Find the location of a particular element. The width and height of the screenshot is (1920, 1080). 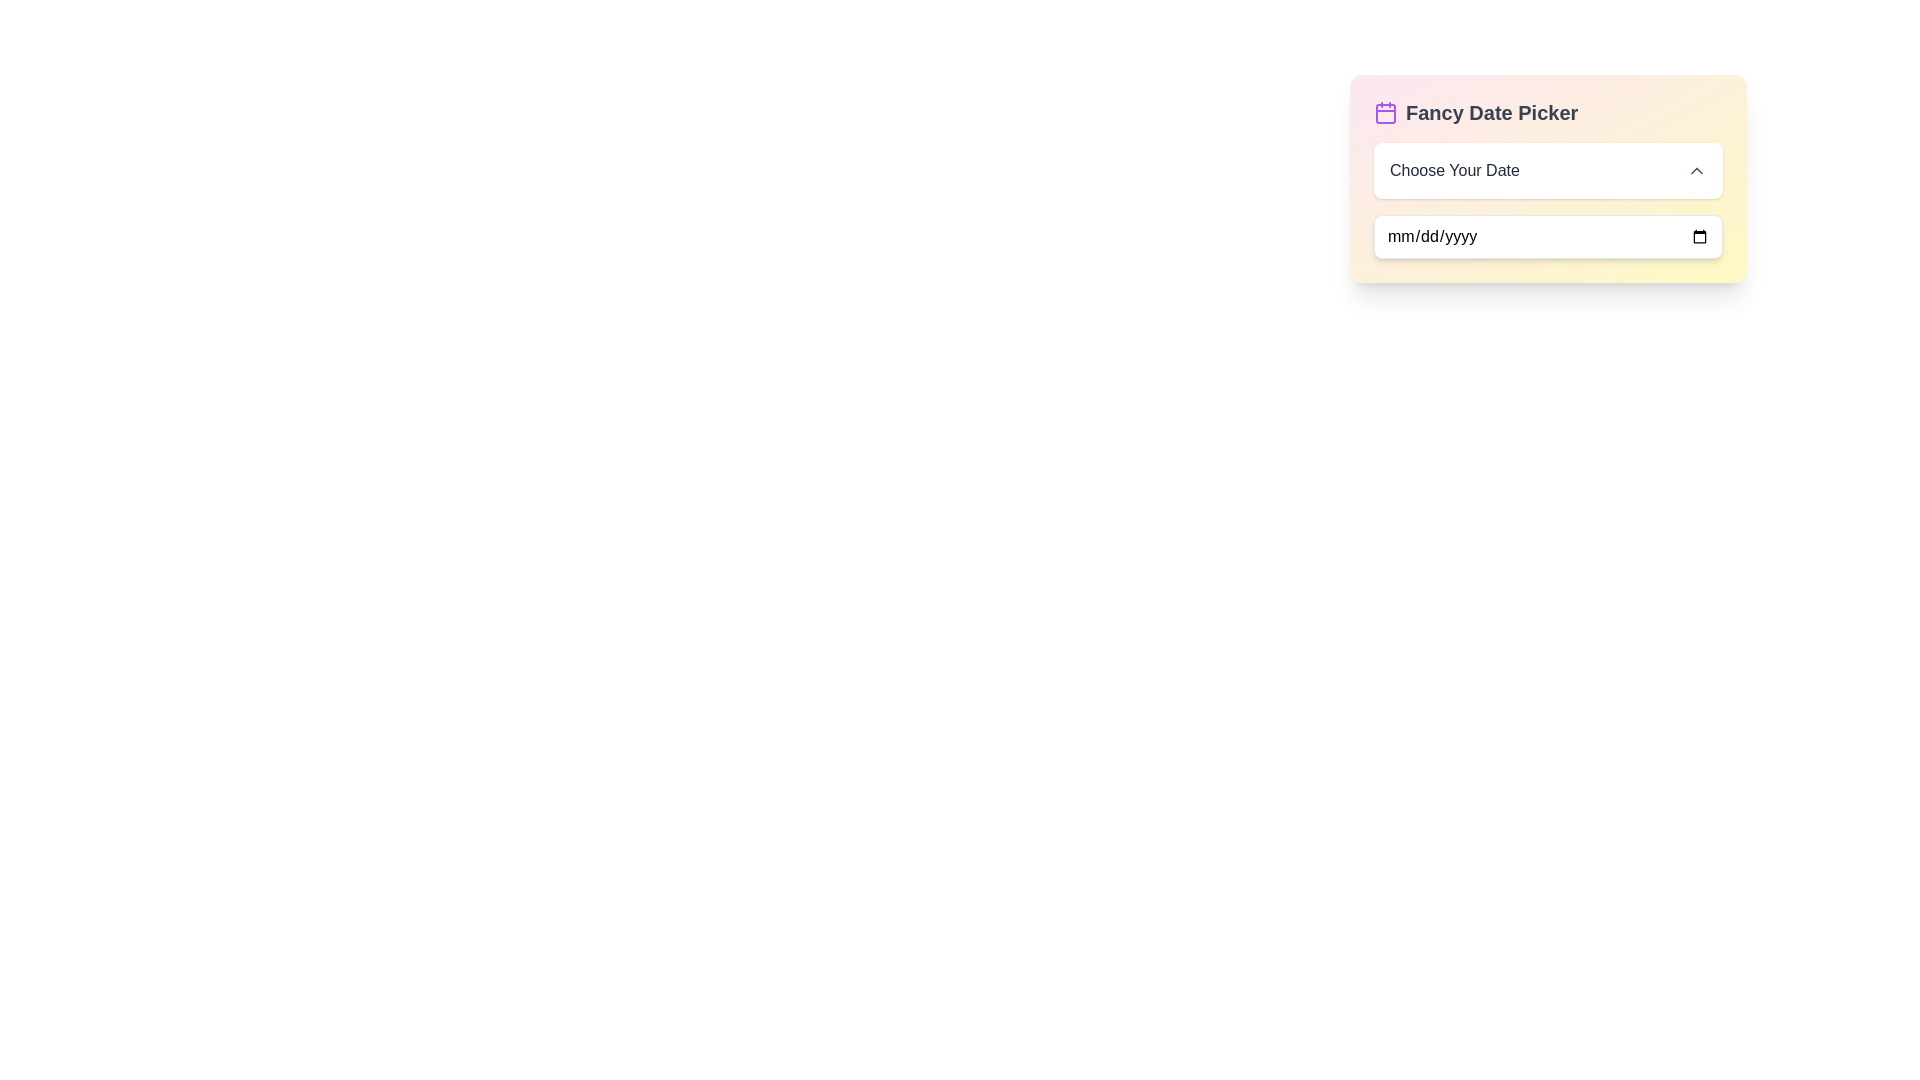

the Text Label that guides the user in selecting a date, located in the 'Fancy Date Picker' above the 'mm/dd/yyyy' input field is located at coordinates (1454, 169).